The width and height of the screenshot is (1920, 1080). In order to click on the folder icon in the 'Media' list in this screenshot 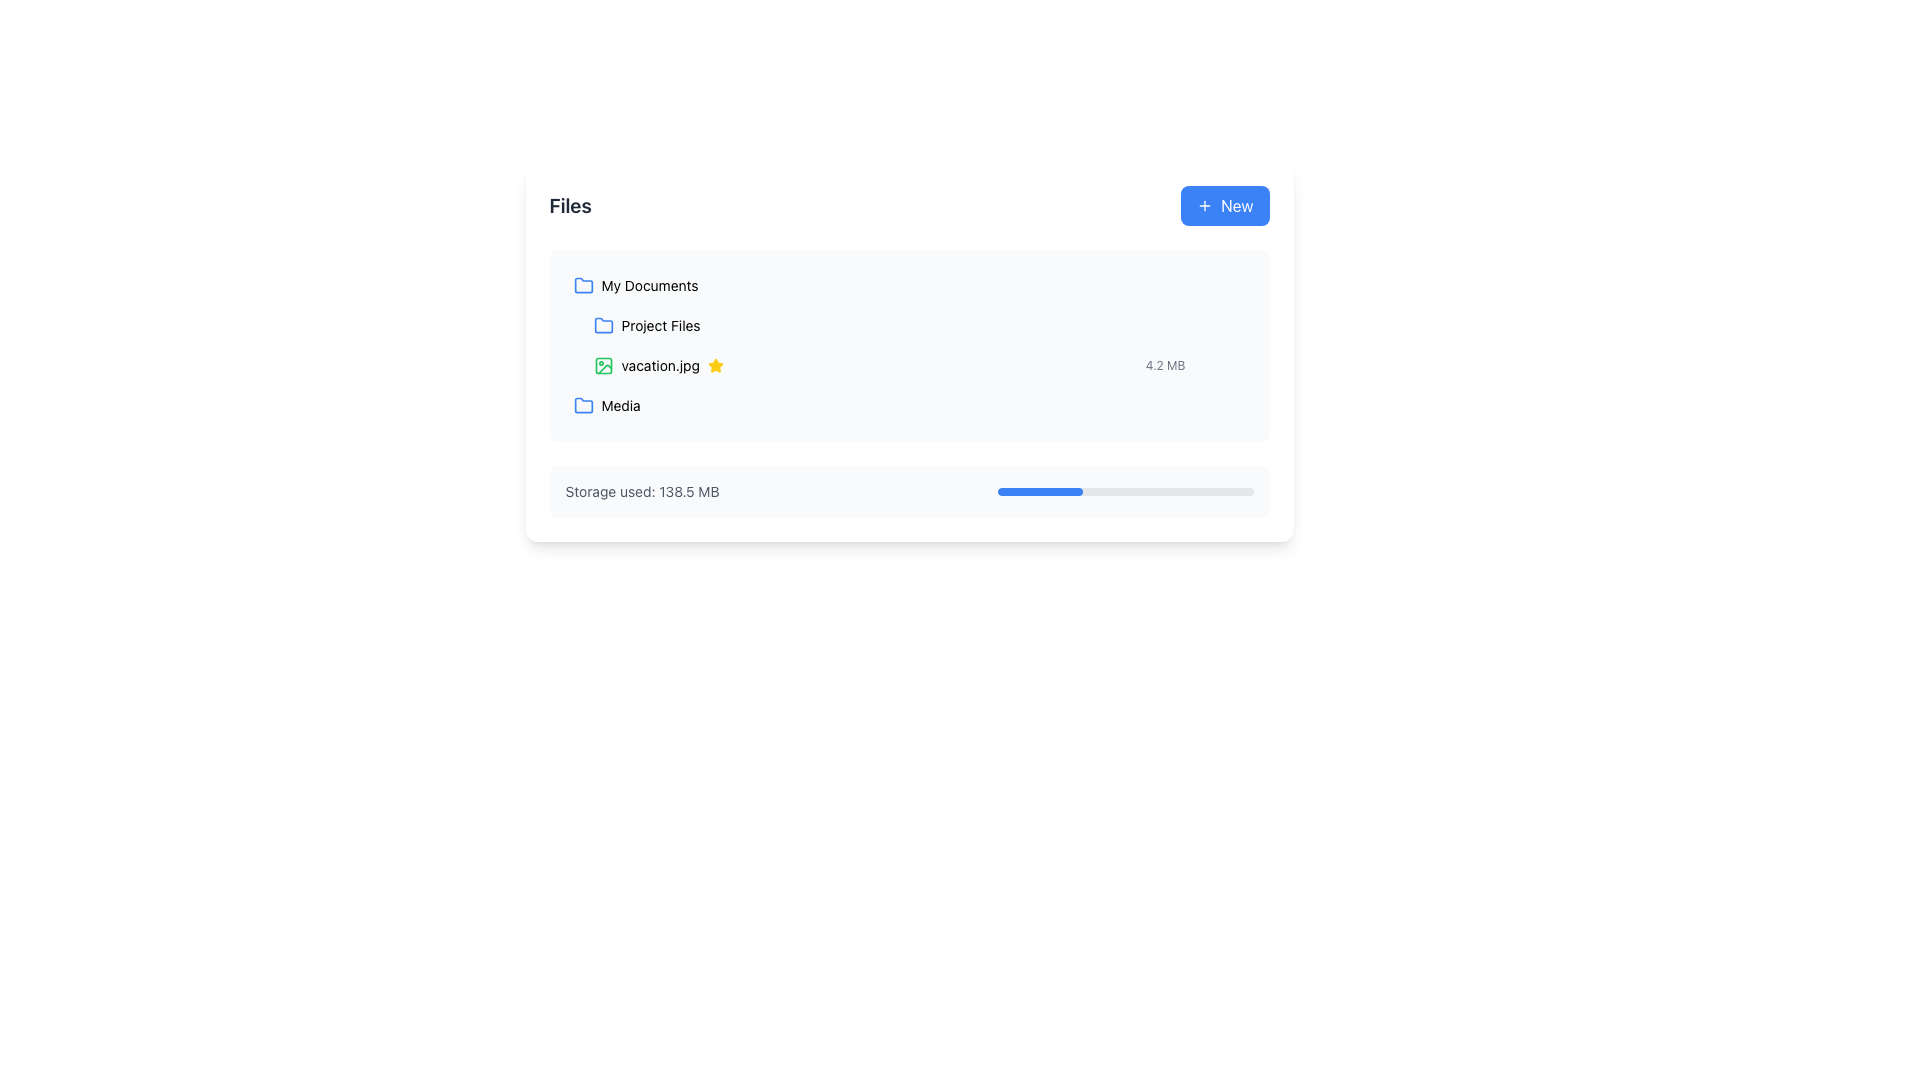, I will do `click(582, 405)`.